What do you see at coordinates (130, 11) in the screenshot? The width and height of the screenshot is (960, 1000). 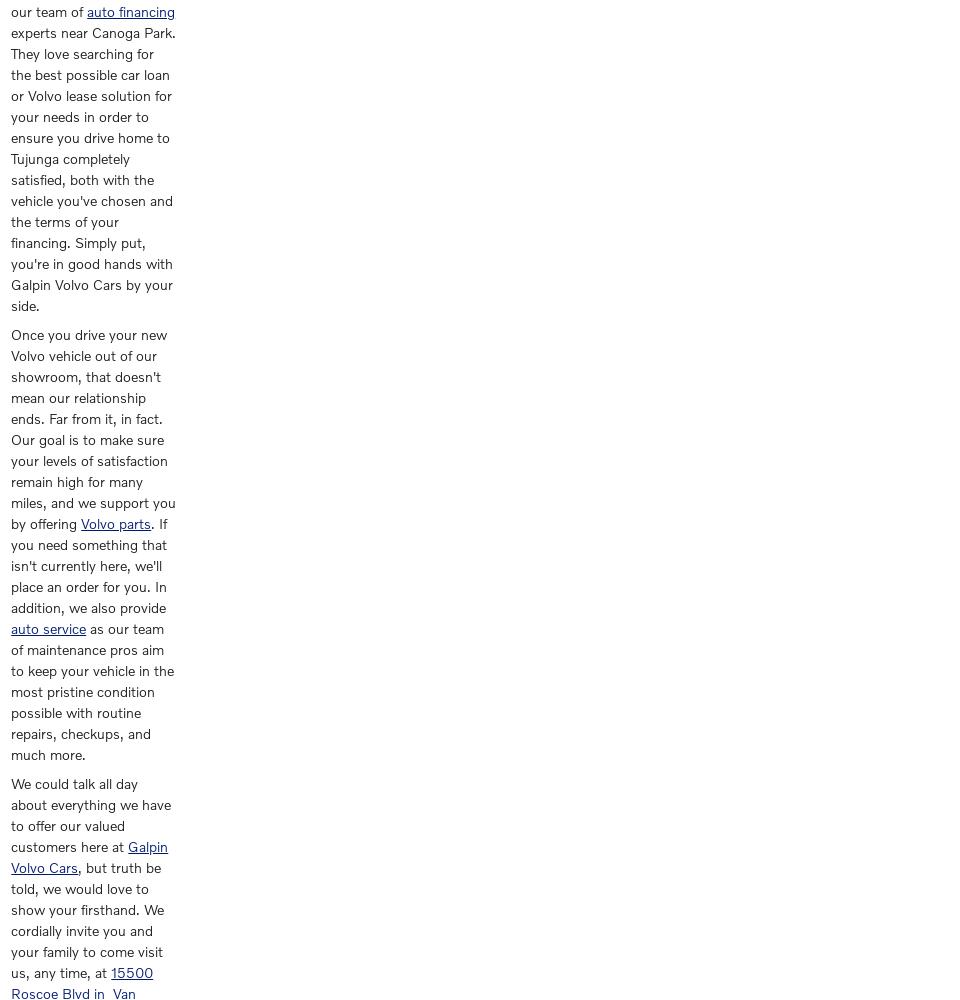 I see `'auto financing'` at bounding box center [130, 11].